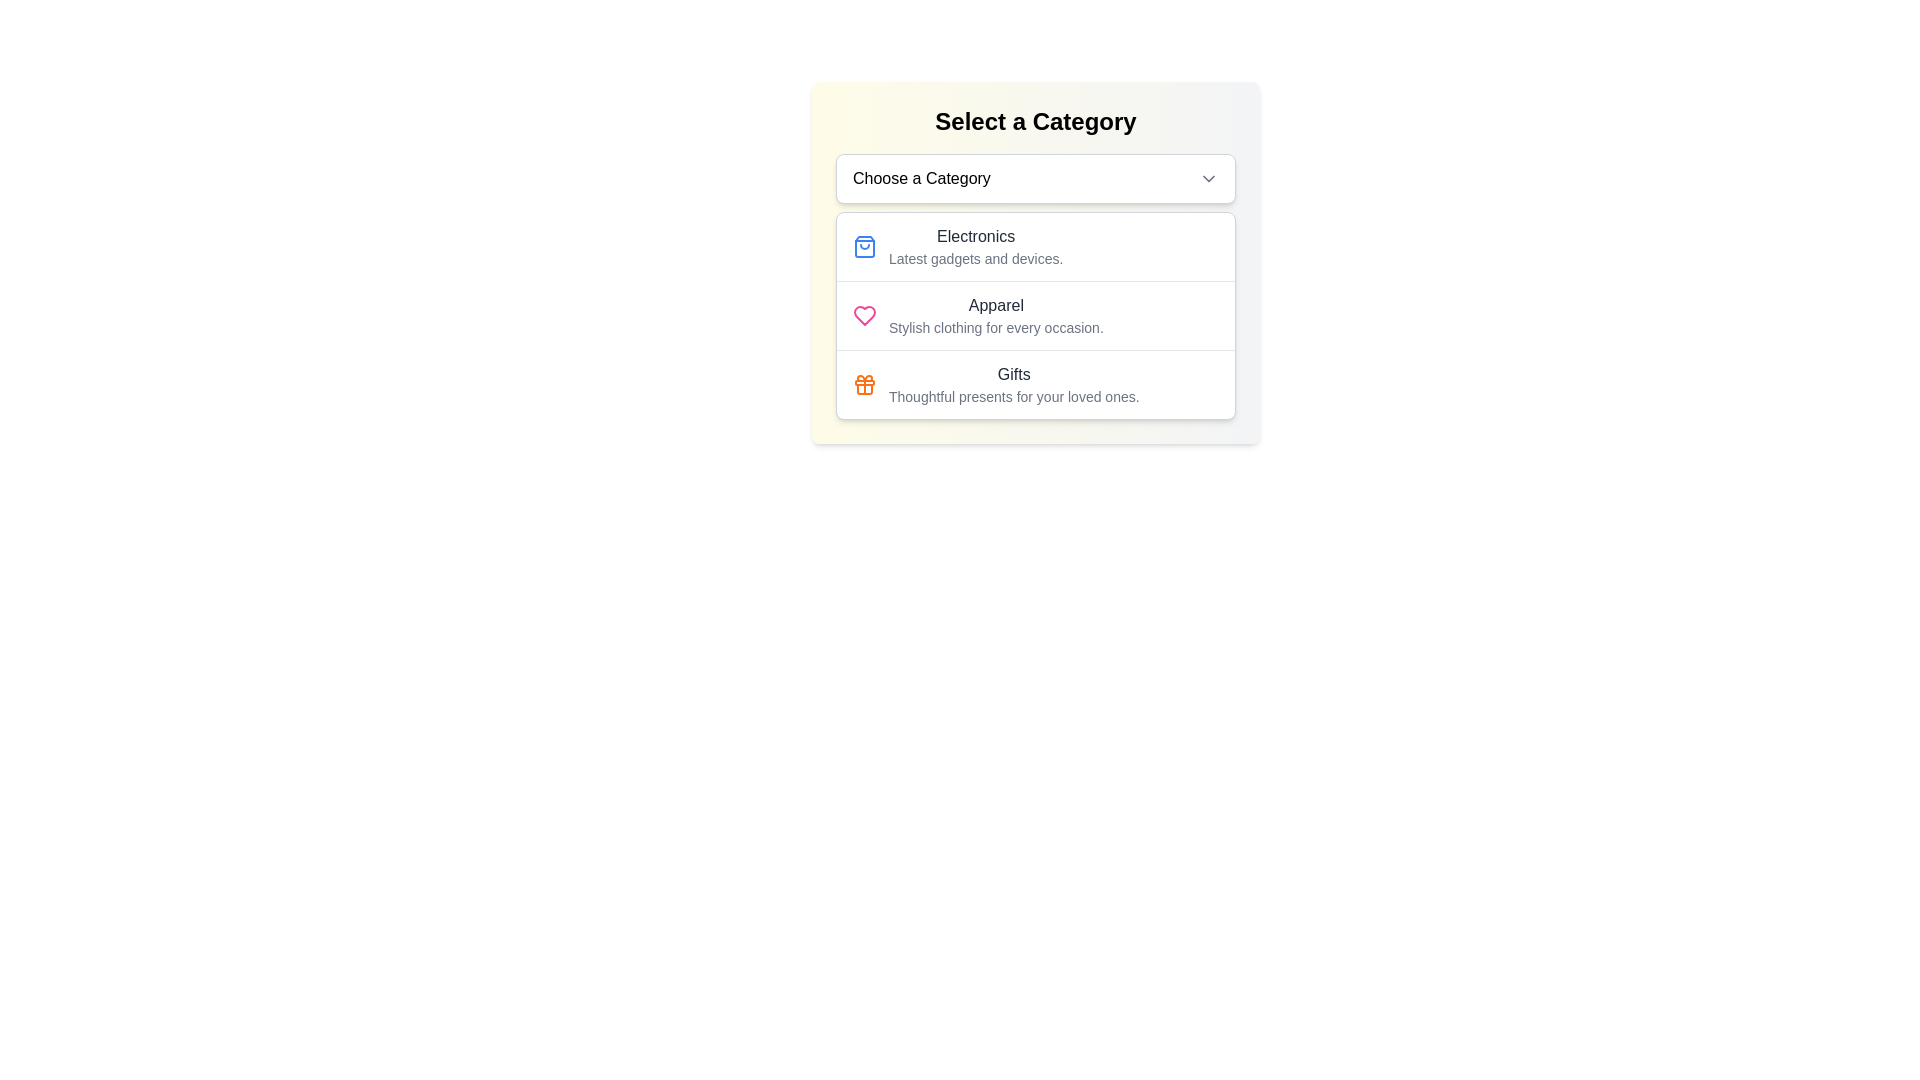  Describe the element at coordinates (1014, 385) in the screenshot. I see `the text block labeled 'Gifts' which is the third item in the vertical list under 'Select a Category', styled with a bold font and accompanied by a gift icon` at that location.